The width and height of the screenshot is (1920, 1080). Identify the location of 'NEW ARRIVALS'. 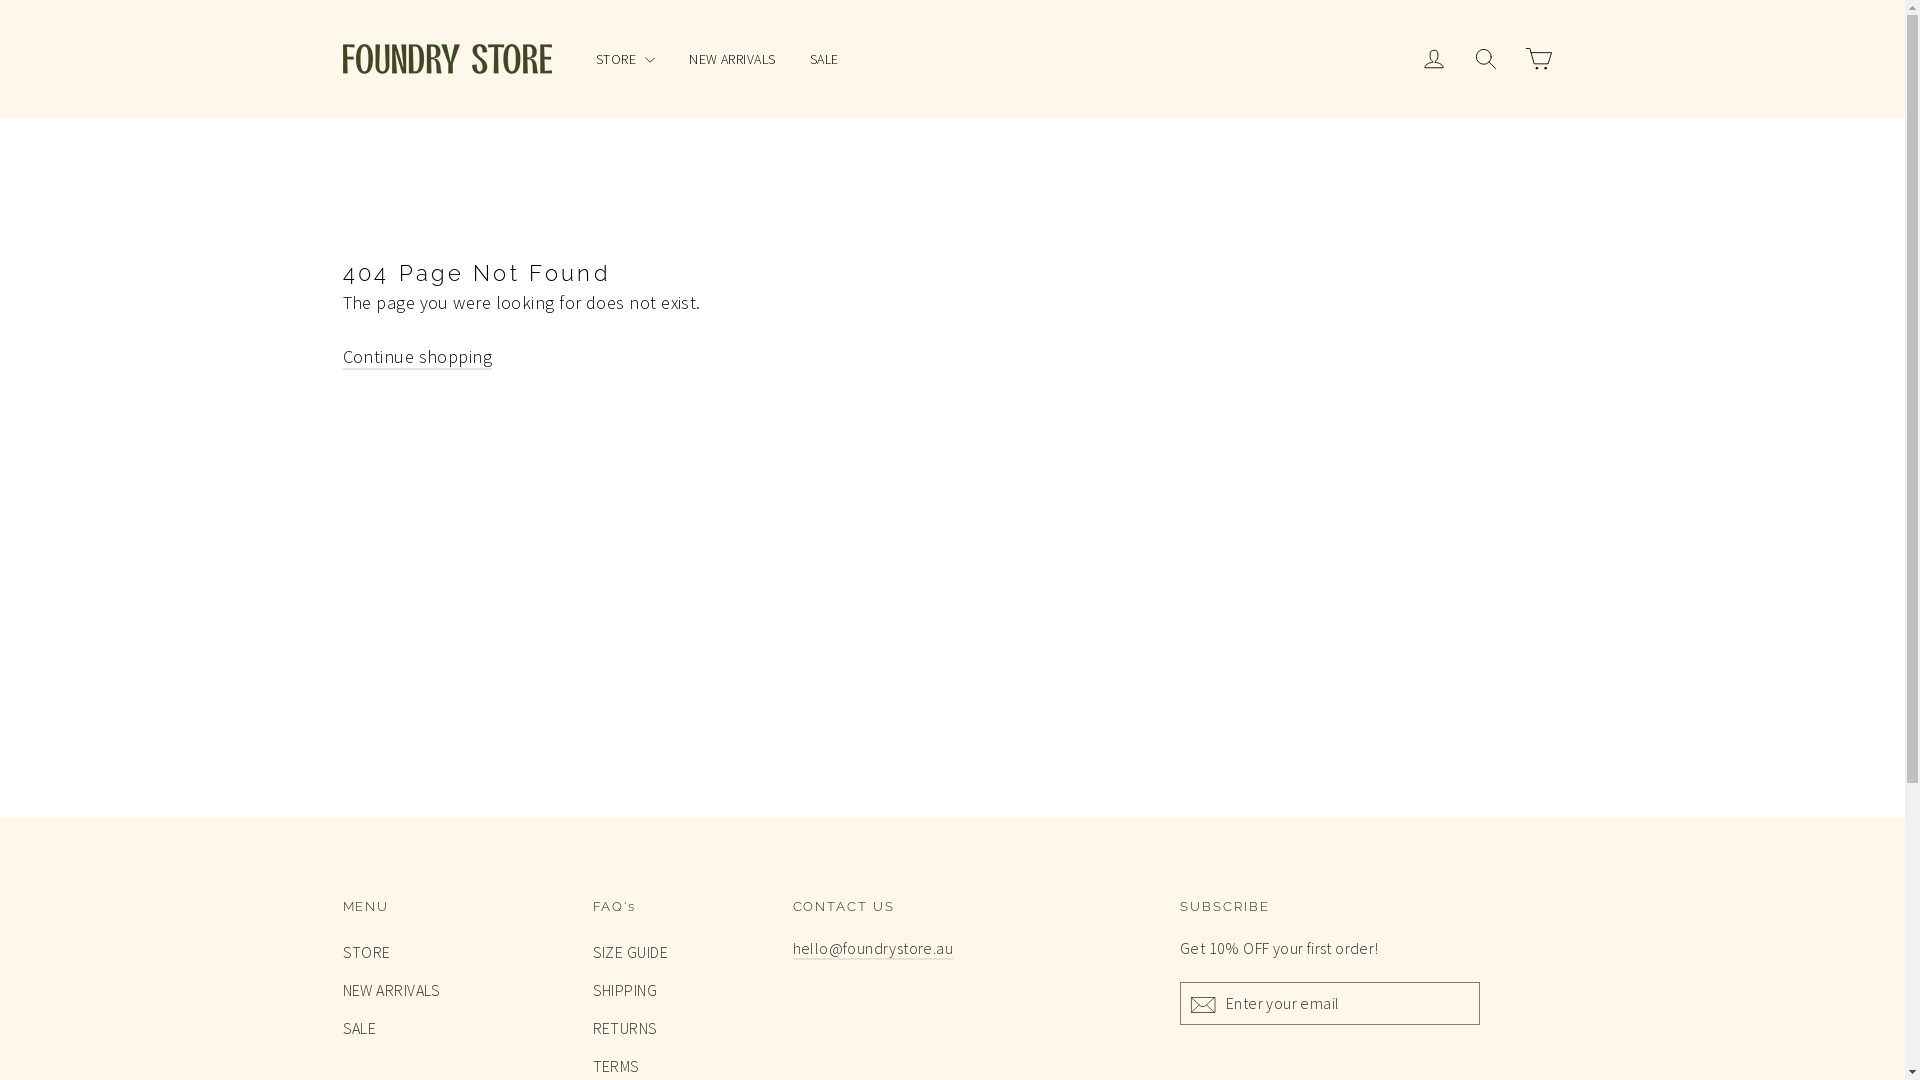
(730, 57).